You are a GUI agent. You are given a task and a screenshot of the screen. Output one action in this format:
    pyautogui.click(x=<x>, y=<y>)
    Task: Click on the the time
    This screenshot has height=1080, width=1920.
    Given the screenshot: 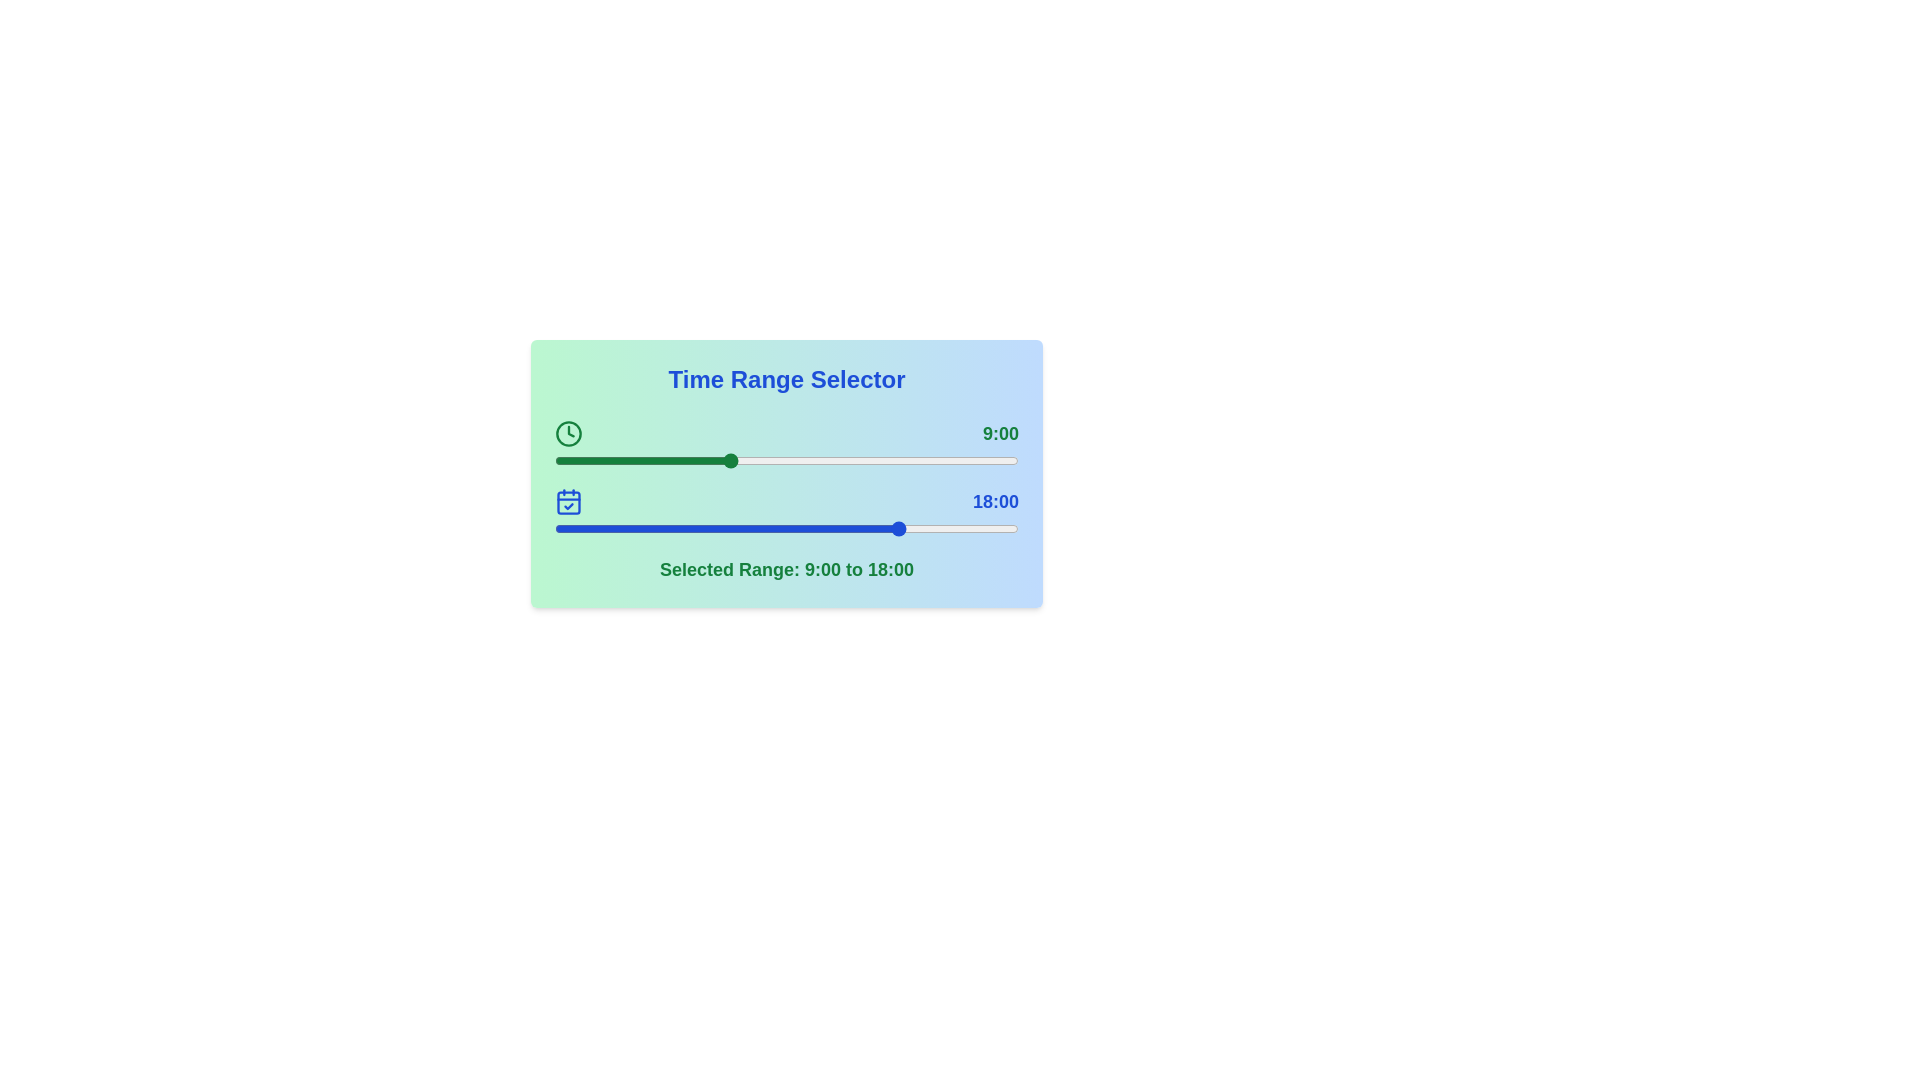 What is the action you would take?
    pyautogui.click(x=960, y=527)
    